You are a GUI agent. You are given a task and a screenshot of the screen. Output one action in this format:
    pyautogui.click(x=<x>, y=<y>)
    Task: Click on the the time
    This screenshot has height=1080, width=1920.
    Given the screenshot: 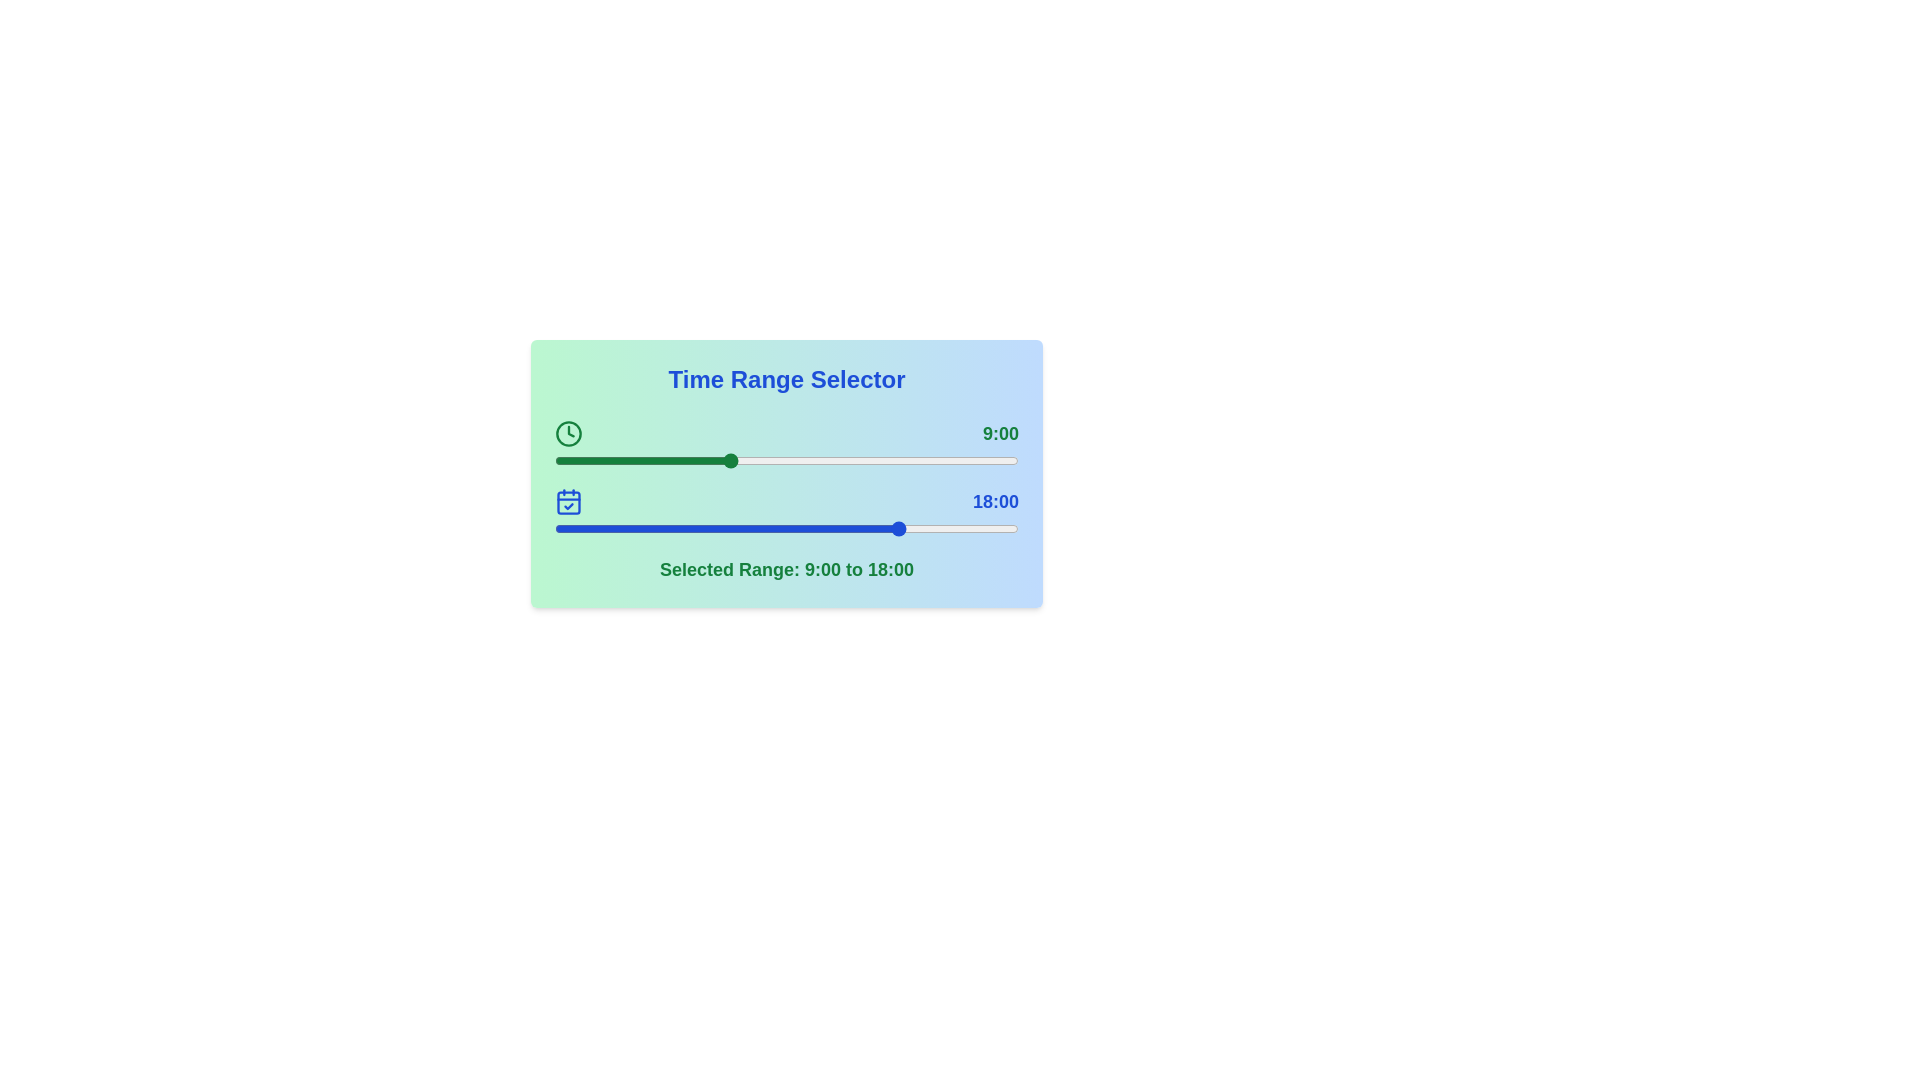 What is the action you would take?
    pyautogui.click(x=960, y=527)
    